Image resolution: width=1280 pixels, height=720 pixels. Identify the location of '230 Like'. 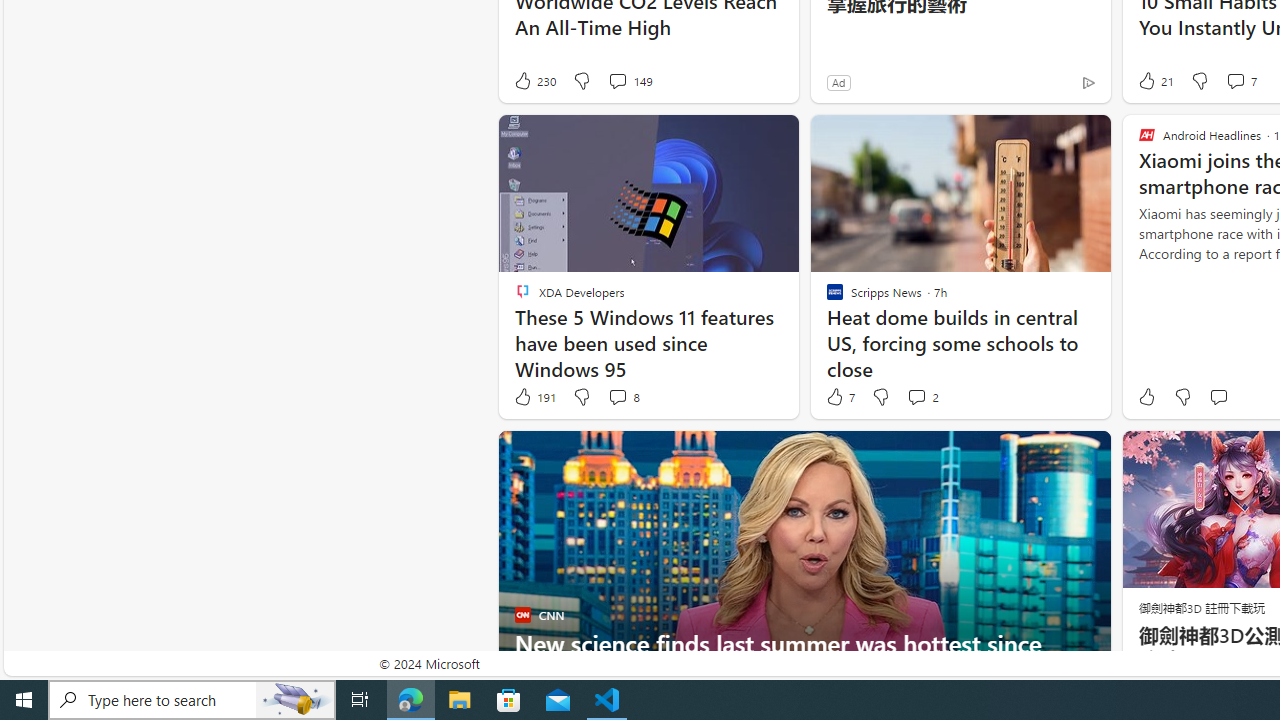
(534, 80).